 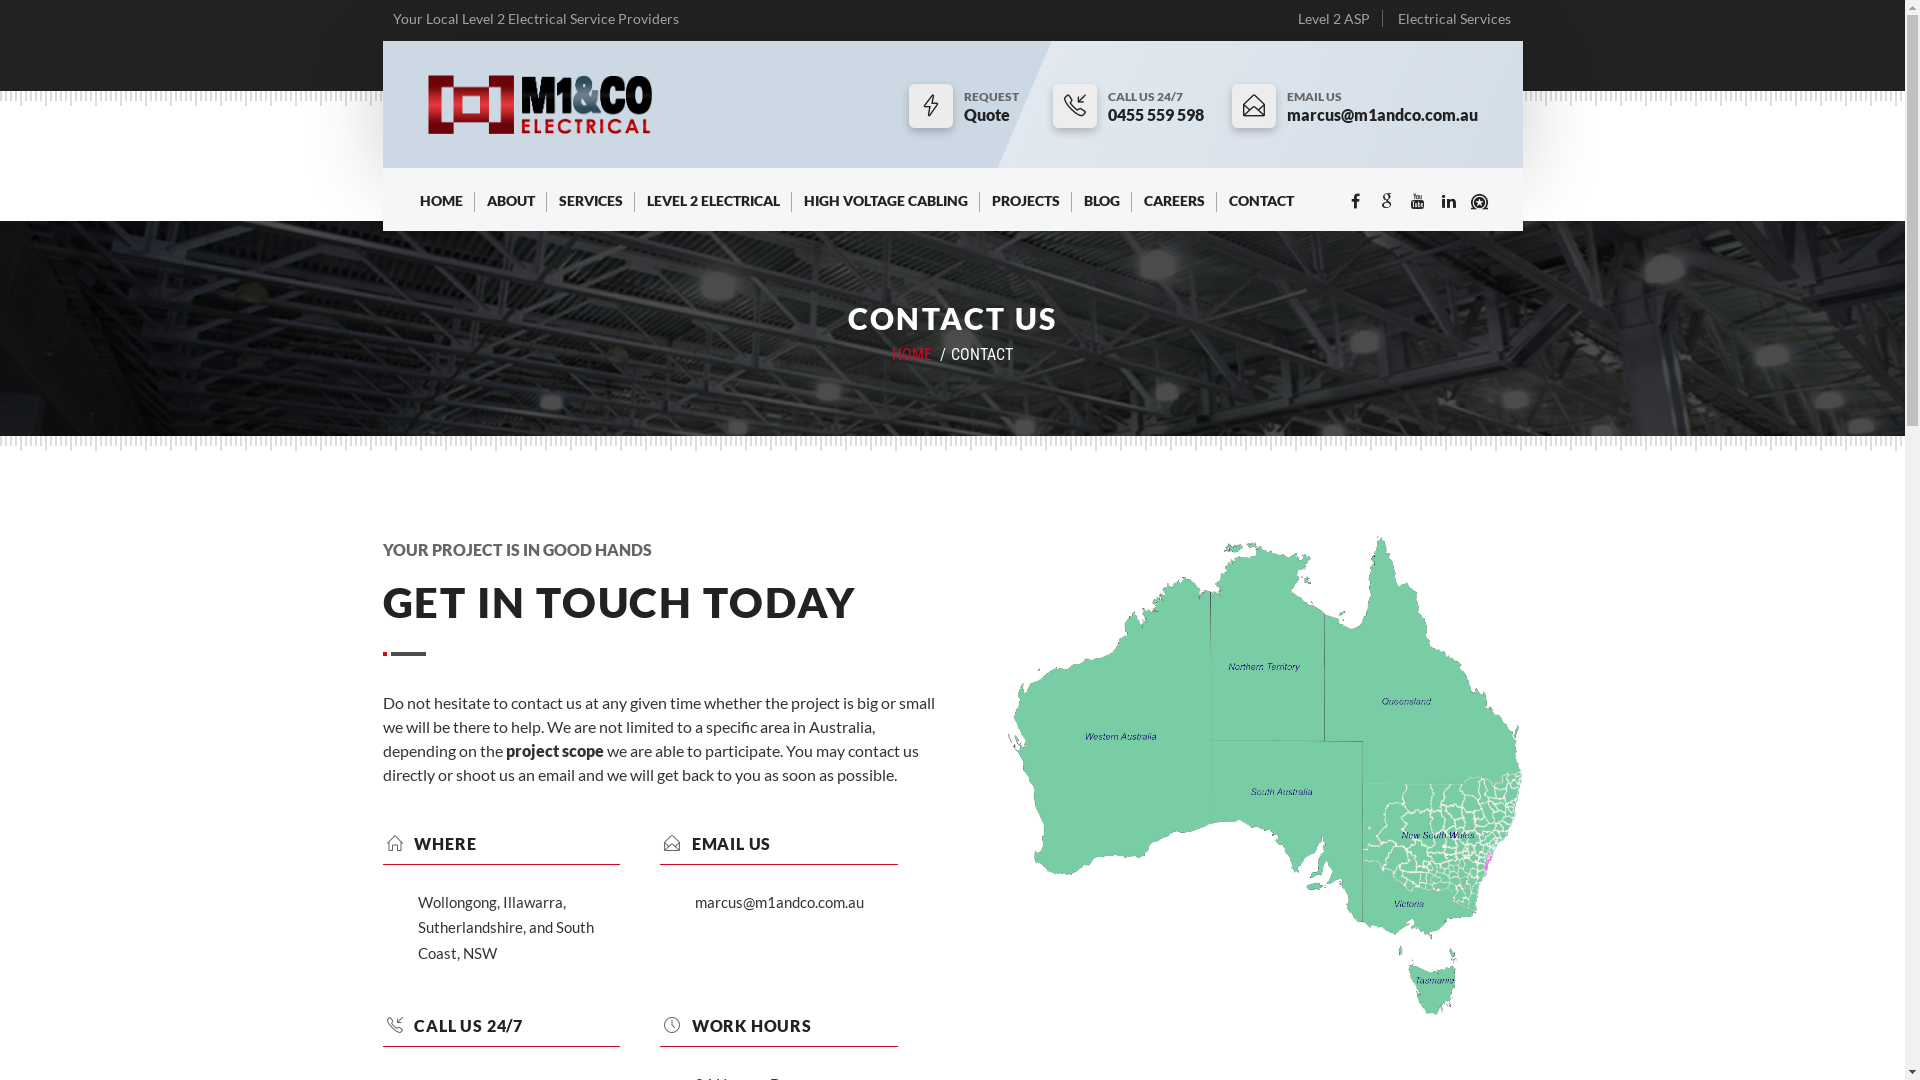 I want to click on 'PROJECTS', so click(x=979, y=209).